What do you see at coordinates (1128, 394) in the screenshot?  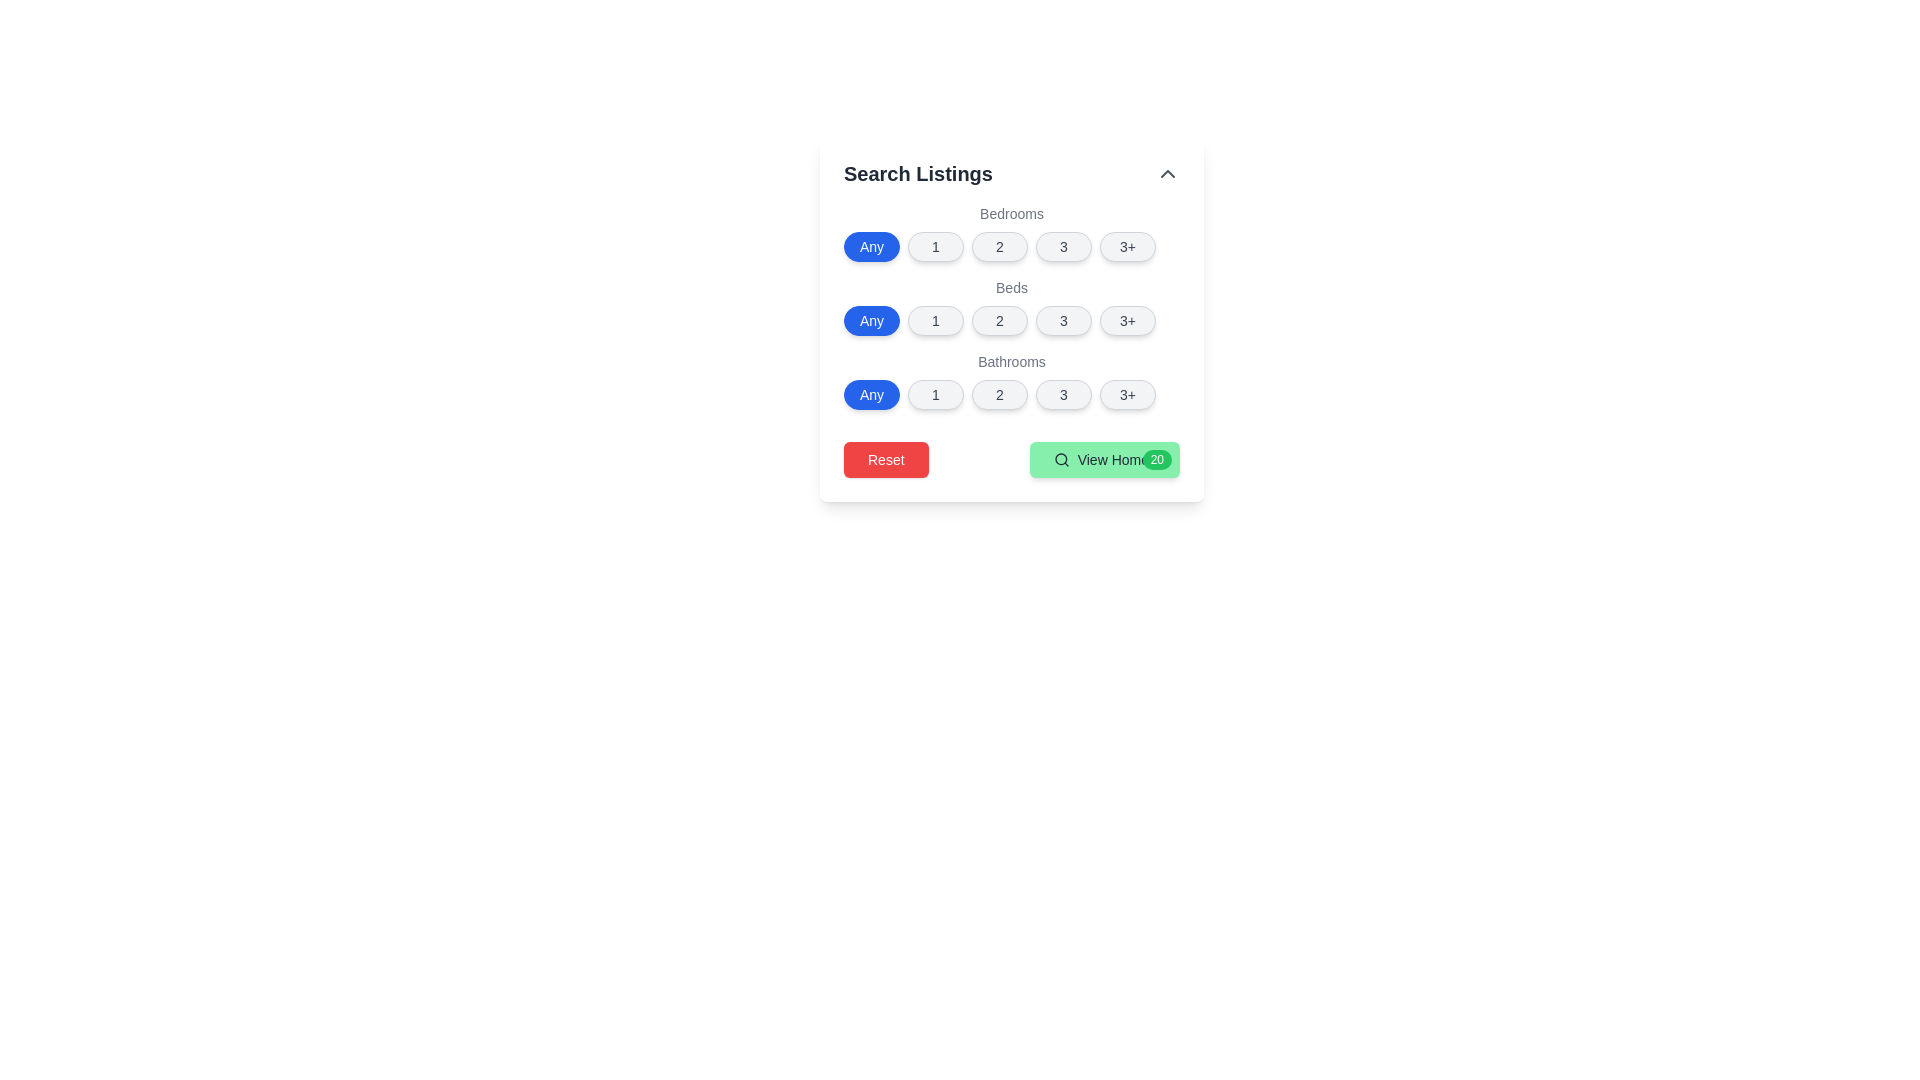 I see `the '3 or more' button located at the far right of the horizontal group of buttons in the 'Bathrooms' filter section` at bounding box center [1128, 394].